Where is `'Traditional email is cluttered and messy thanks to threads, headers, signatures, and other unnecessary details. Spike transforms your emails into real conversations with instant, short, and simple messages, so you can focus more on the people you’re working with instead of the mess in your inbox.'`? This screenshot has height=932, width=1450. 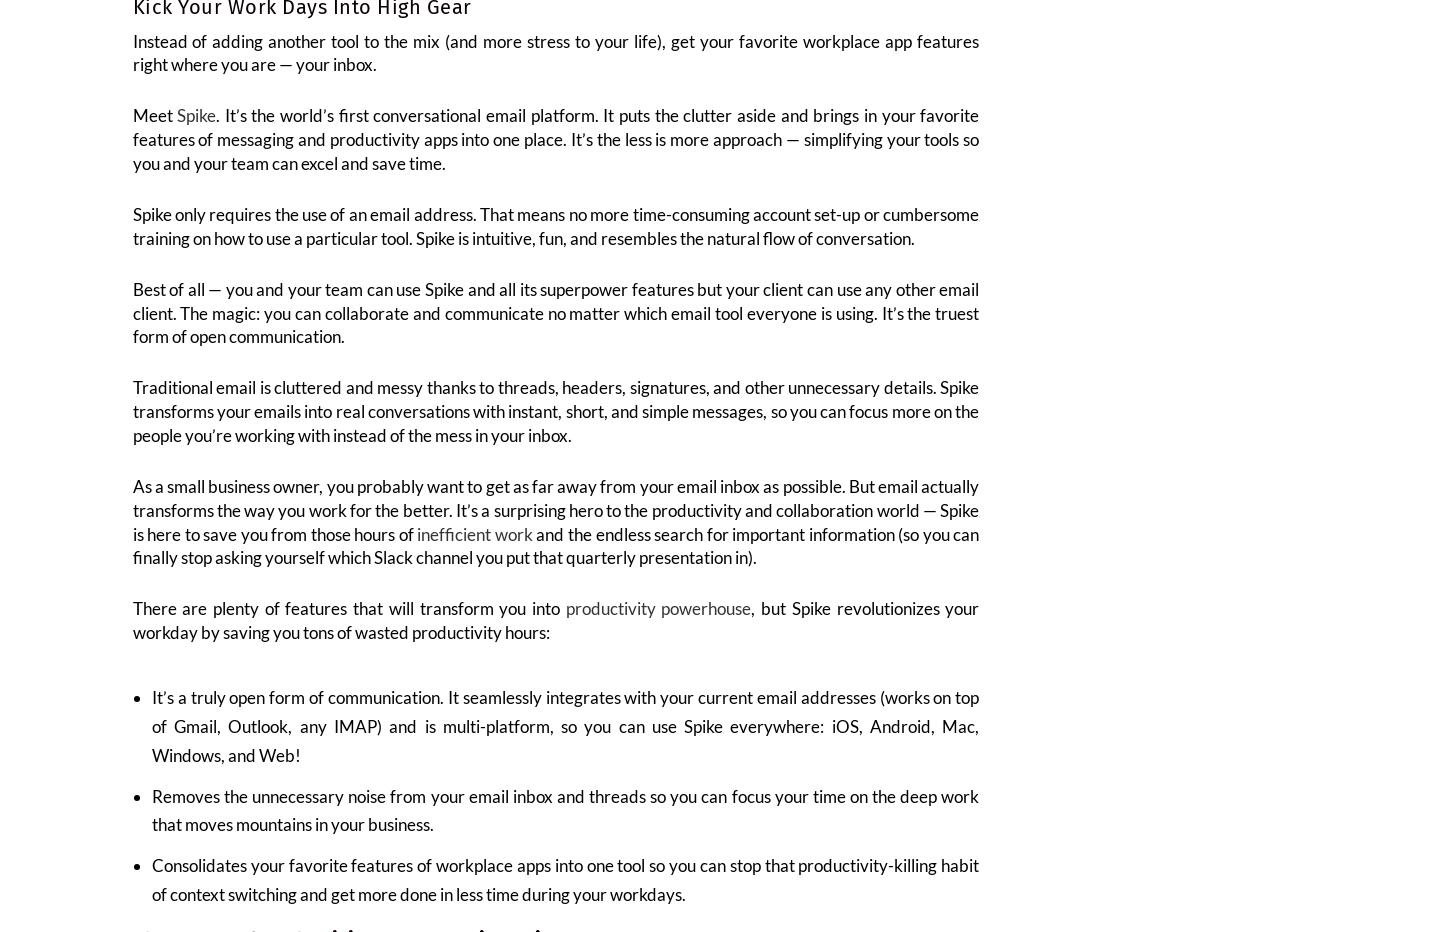
'Traditional email is cluttered and messy thanks to threads, headers, signatures, and other unnecessary details. Spike transforms your emails into real conversations with instant, short, and simple messages, so you can focus more on the people you’re working with instead of the mess in your inbox.' is located at coordinates (555, 423).